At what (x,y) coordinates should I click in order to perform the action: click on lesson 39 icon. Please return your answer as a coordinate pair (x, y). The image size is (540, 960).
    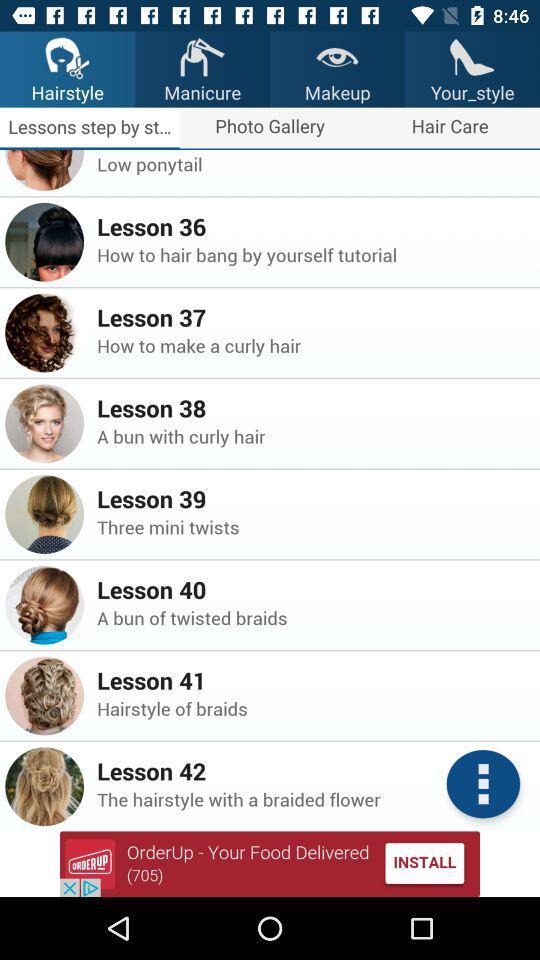
    Looking at the image, I should click on (312, 497).